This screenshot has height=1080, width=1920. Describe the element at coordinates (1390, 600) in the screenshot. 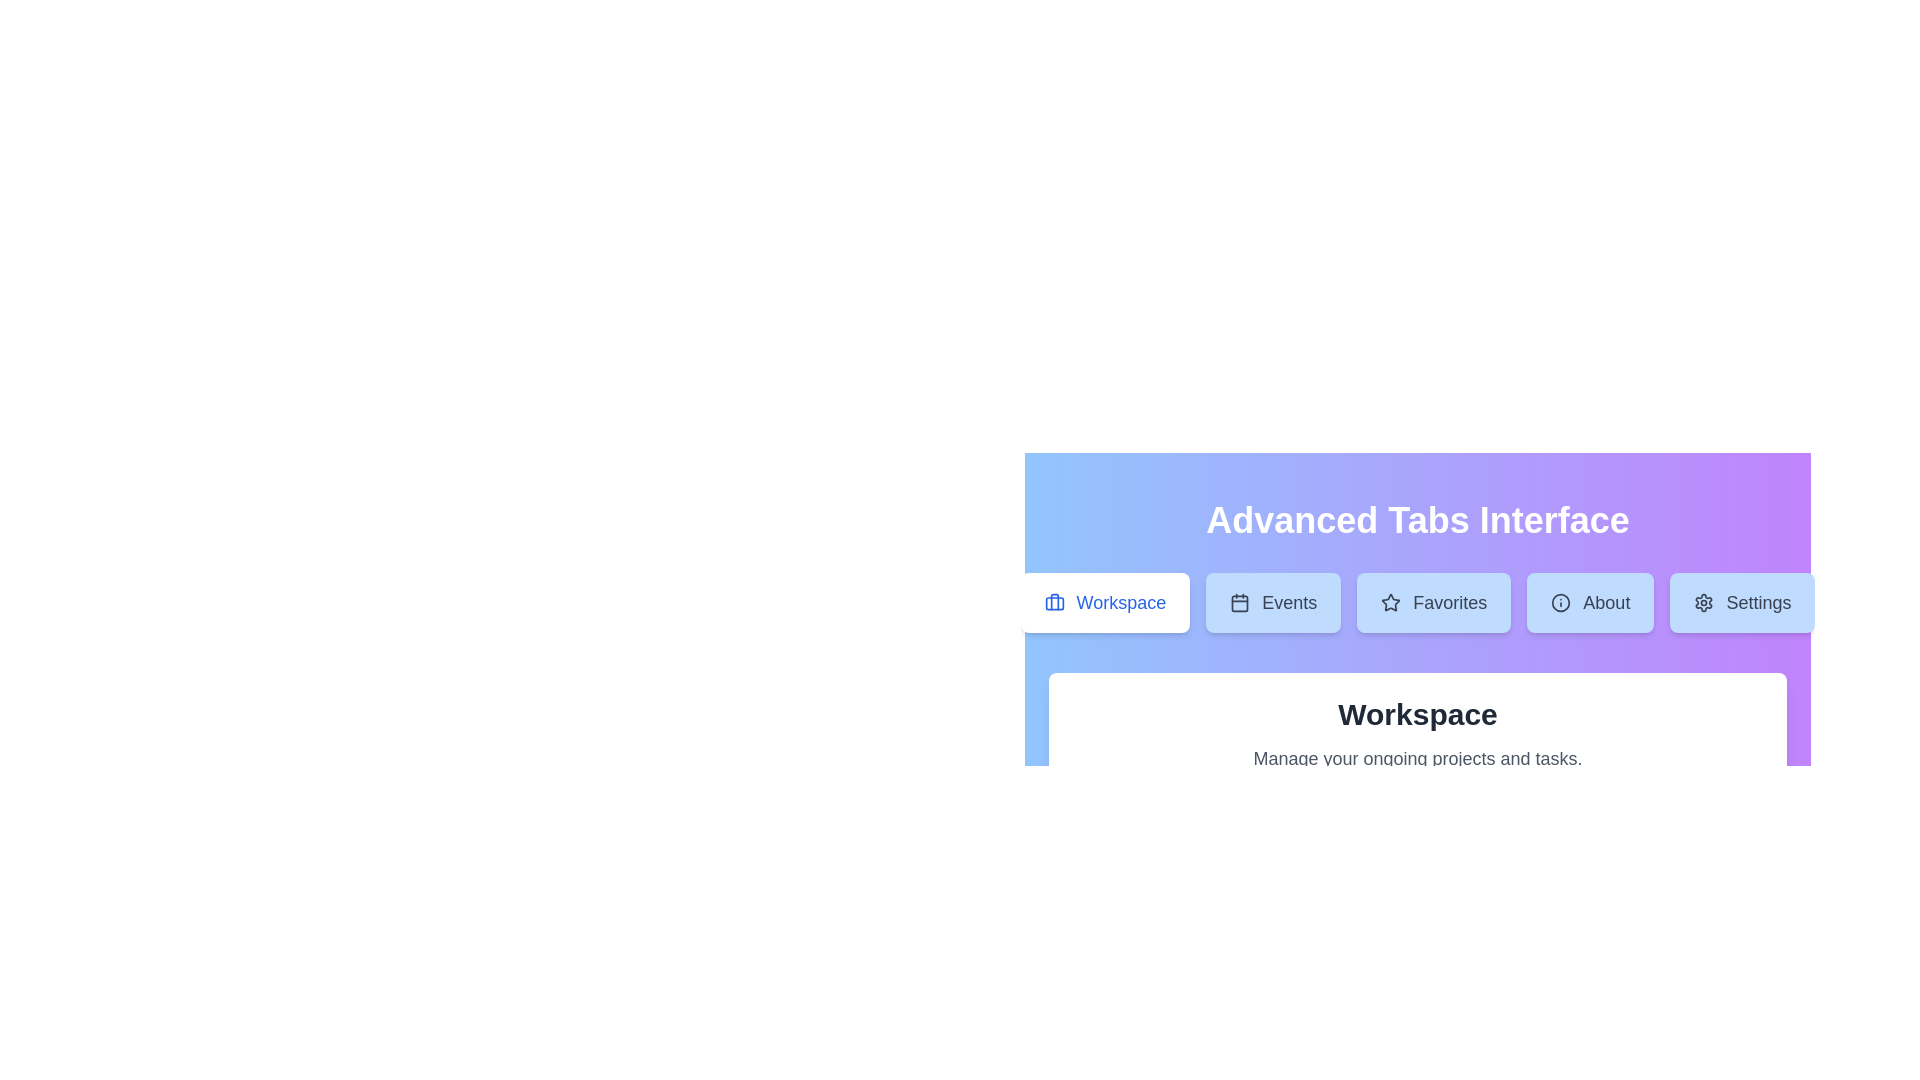

I see `the Star Icon located in the 'Favorites' tab to mark an item as a favorite or access favorite items` at that location.